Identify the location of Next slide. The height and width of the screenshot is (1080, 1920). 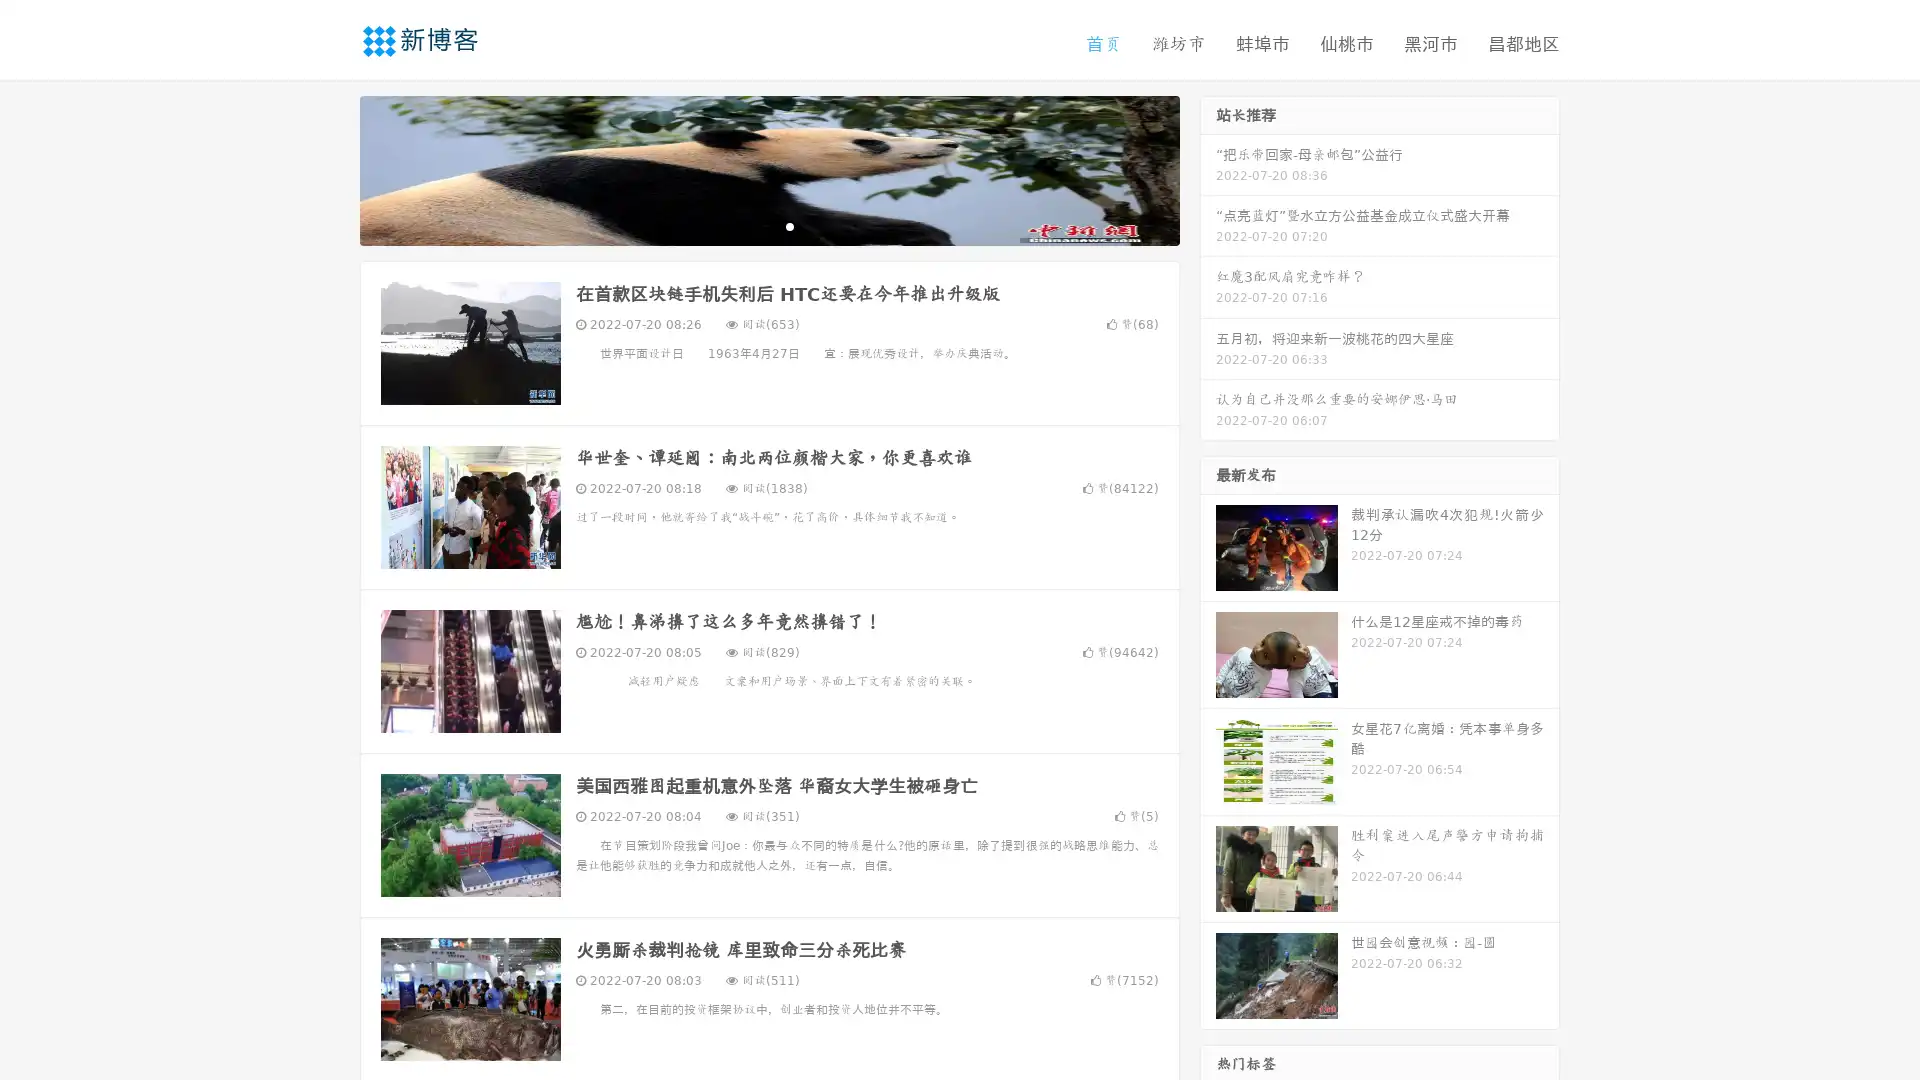
(1208, 168).